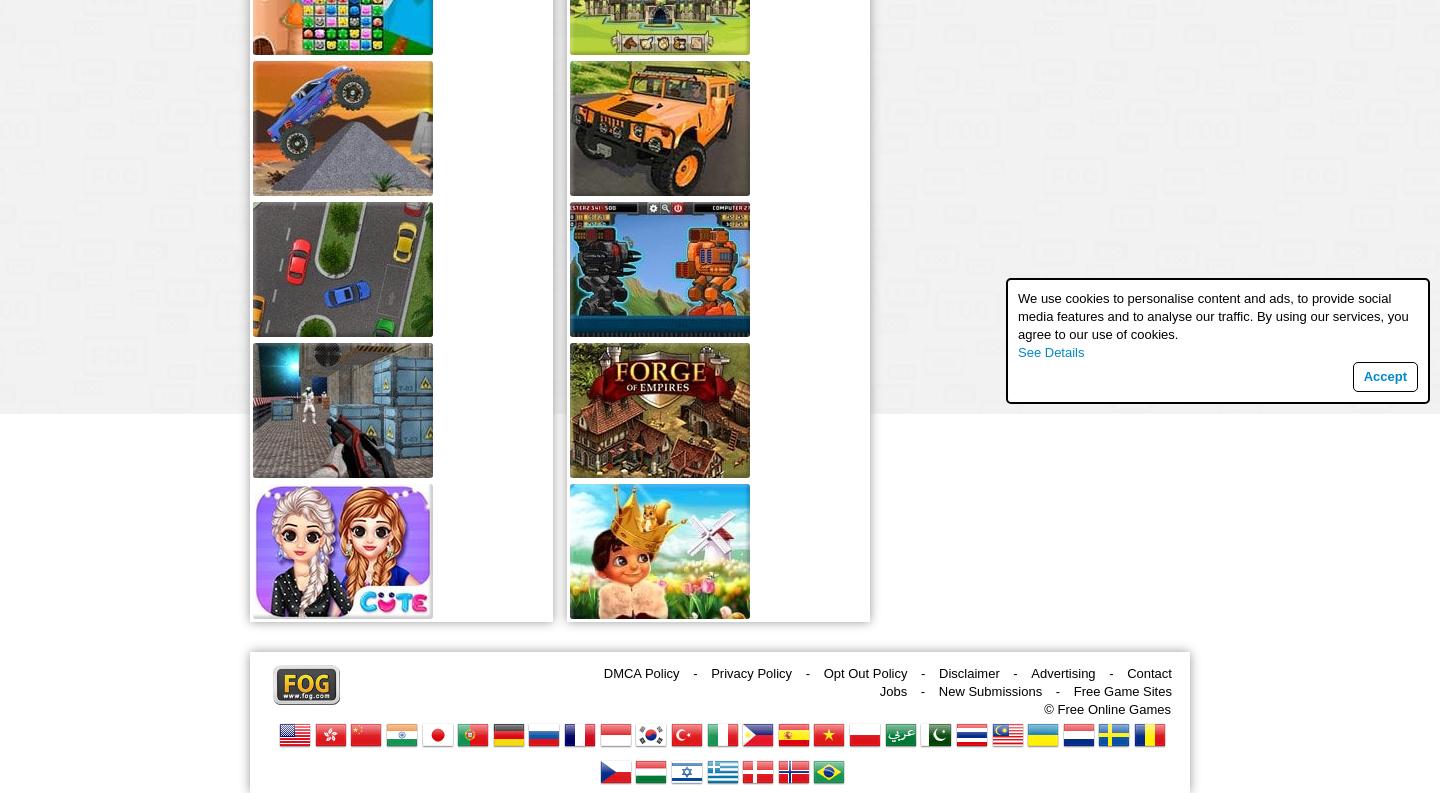 The image size is (1440, 793). I want to click on 'Privacy Policy', so click(750, 672).